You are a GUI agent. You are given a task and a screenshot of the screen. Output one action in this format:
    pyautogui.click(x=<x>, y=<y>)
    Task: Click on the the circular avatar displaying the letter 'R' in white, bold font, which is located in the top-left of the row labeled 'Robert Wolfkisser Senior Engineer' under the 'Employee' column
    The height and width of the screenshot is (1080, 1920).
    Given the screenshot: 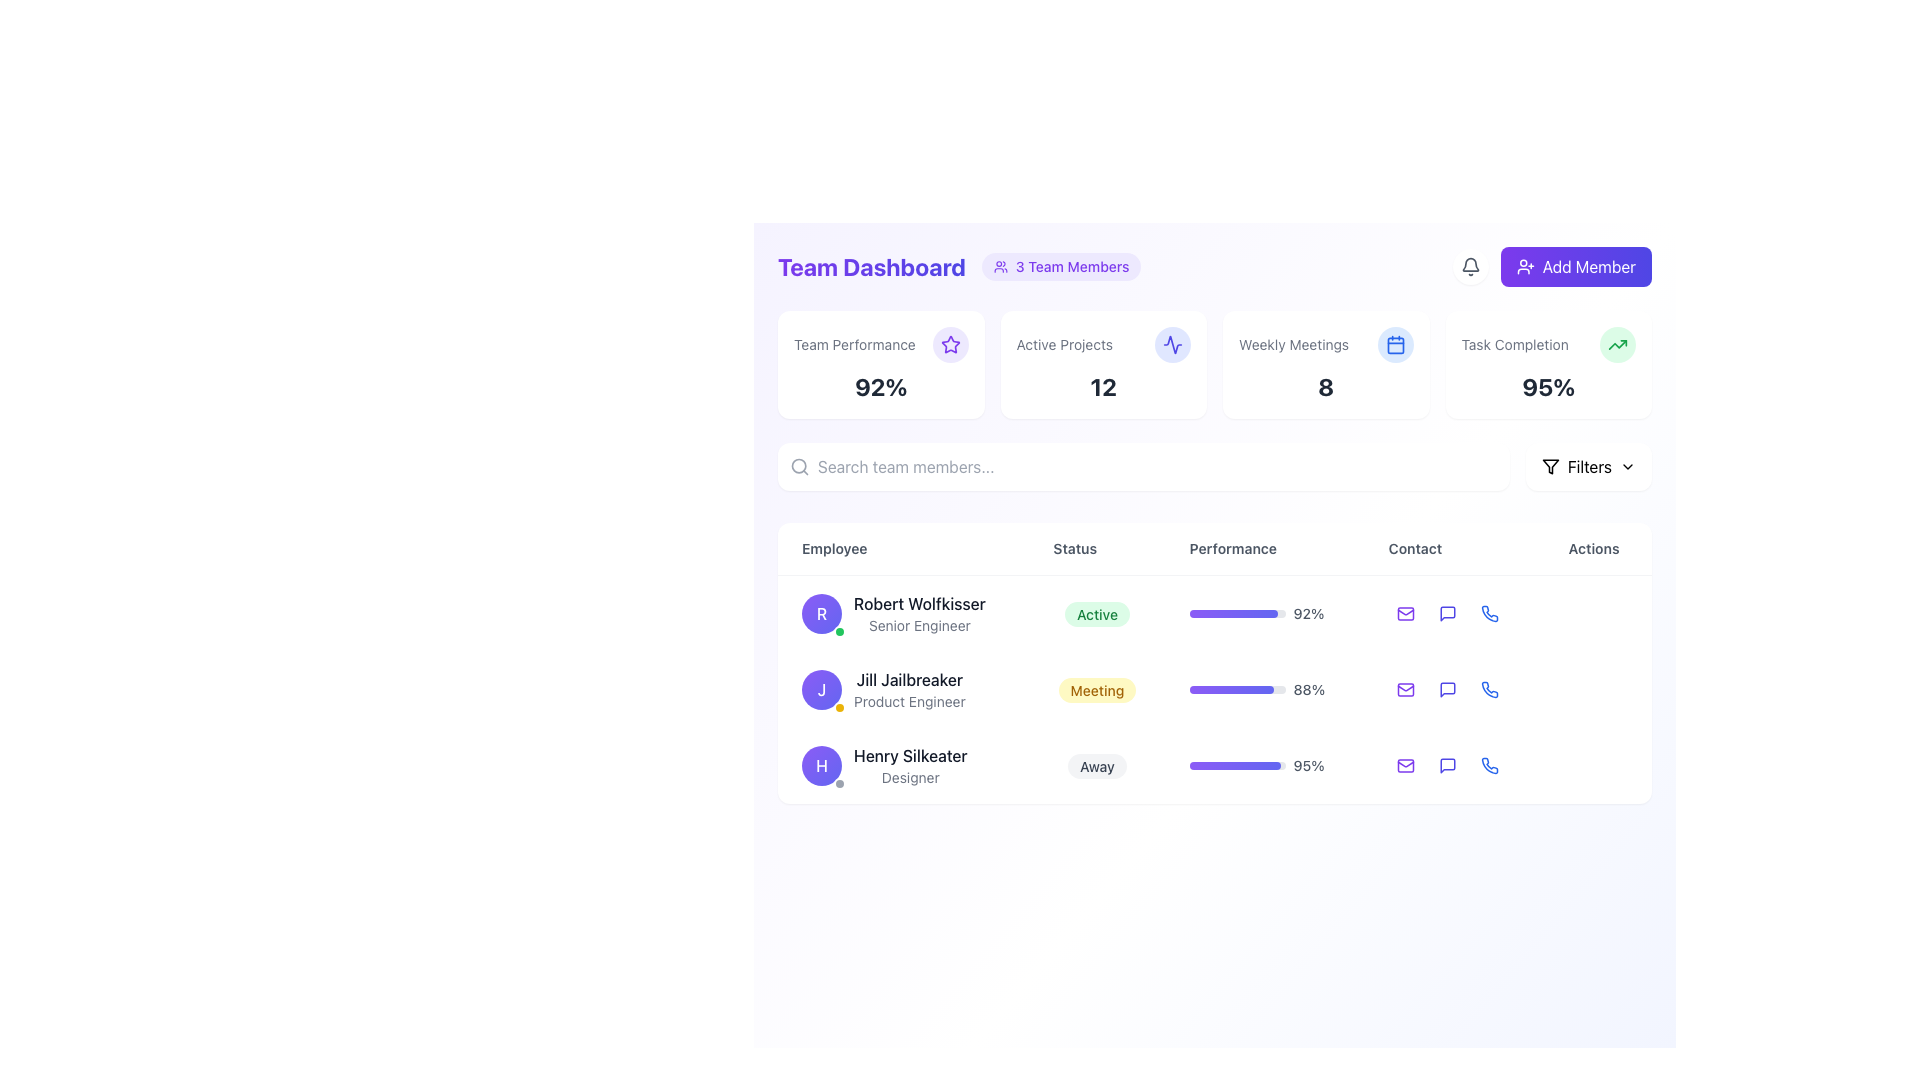 What is the action you would take?
    pyautogui.click(x=821, y=612)
    